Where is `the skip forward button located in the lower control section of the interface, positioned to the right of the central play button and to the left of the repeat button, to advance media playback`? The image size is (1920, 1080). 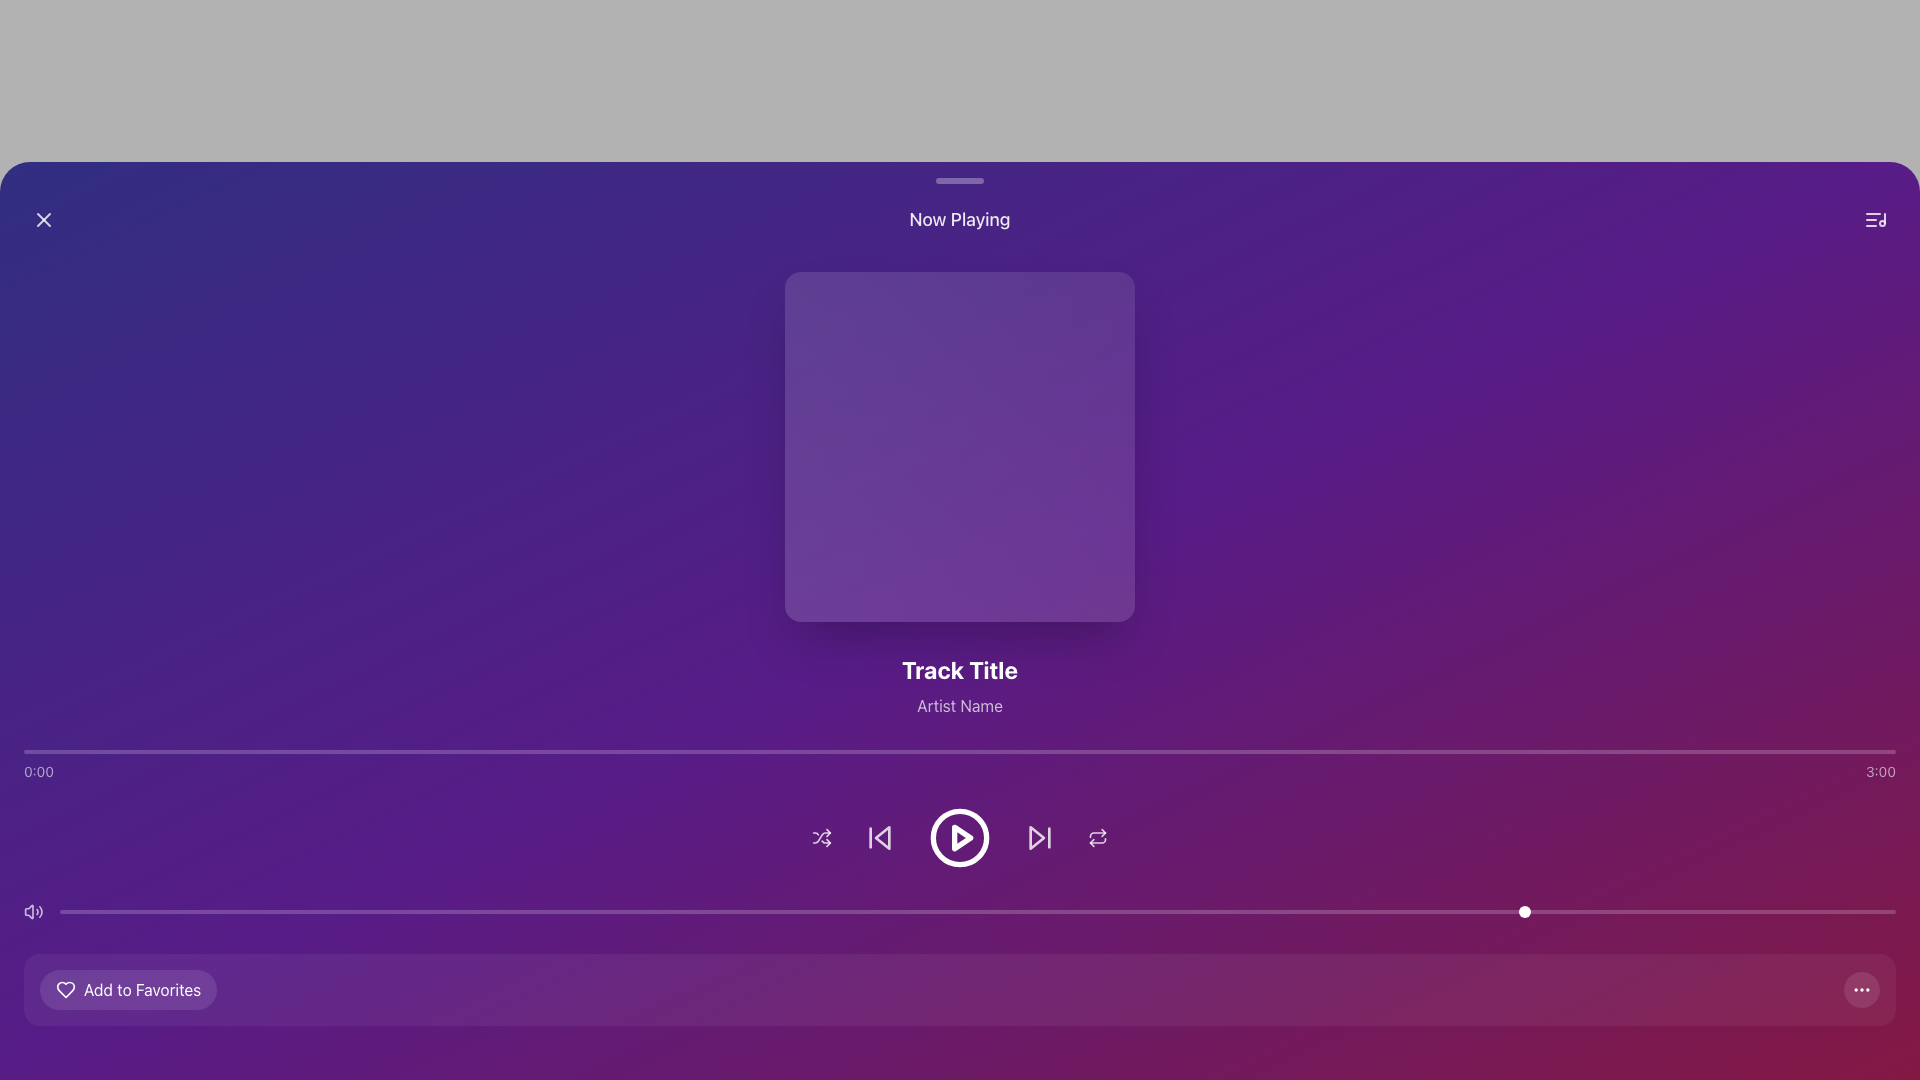 the skip forward button located in the lower control section of the interface, positioned to the right of the central play button and to the left of the repeat button, to advance media playback is located at coordinates (1036, 837).